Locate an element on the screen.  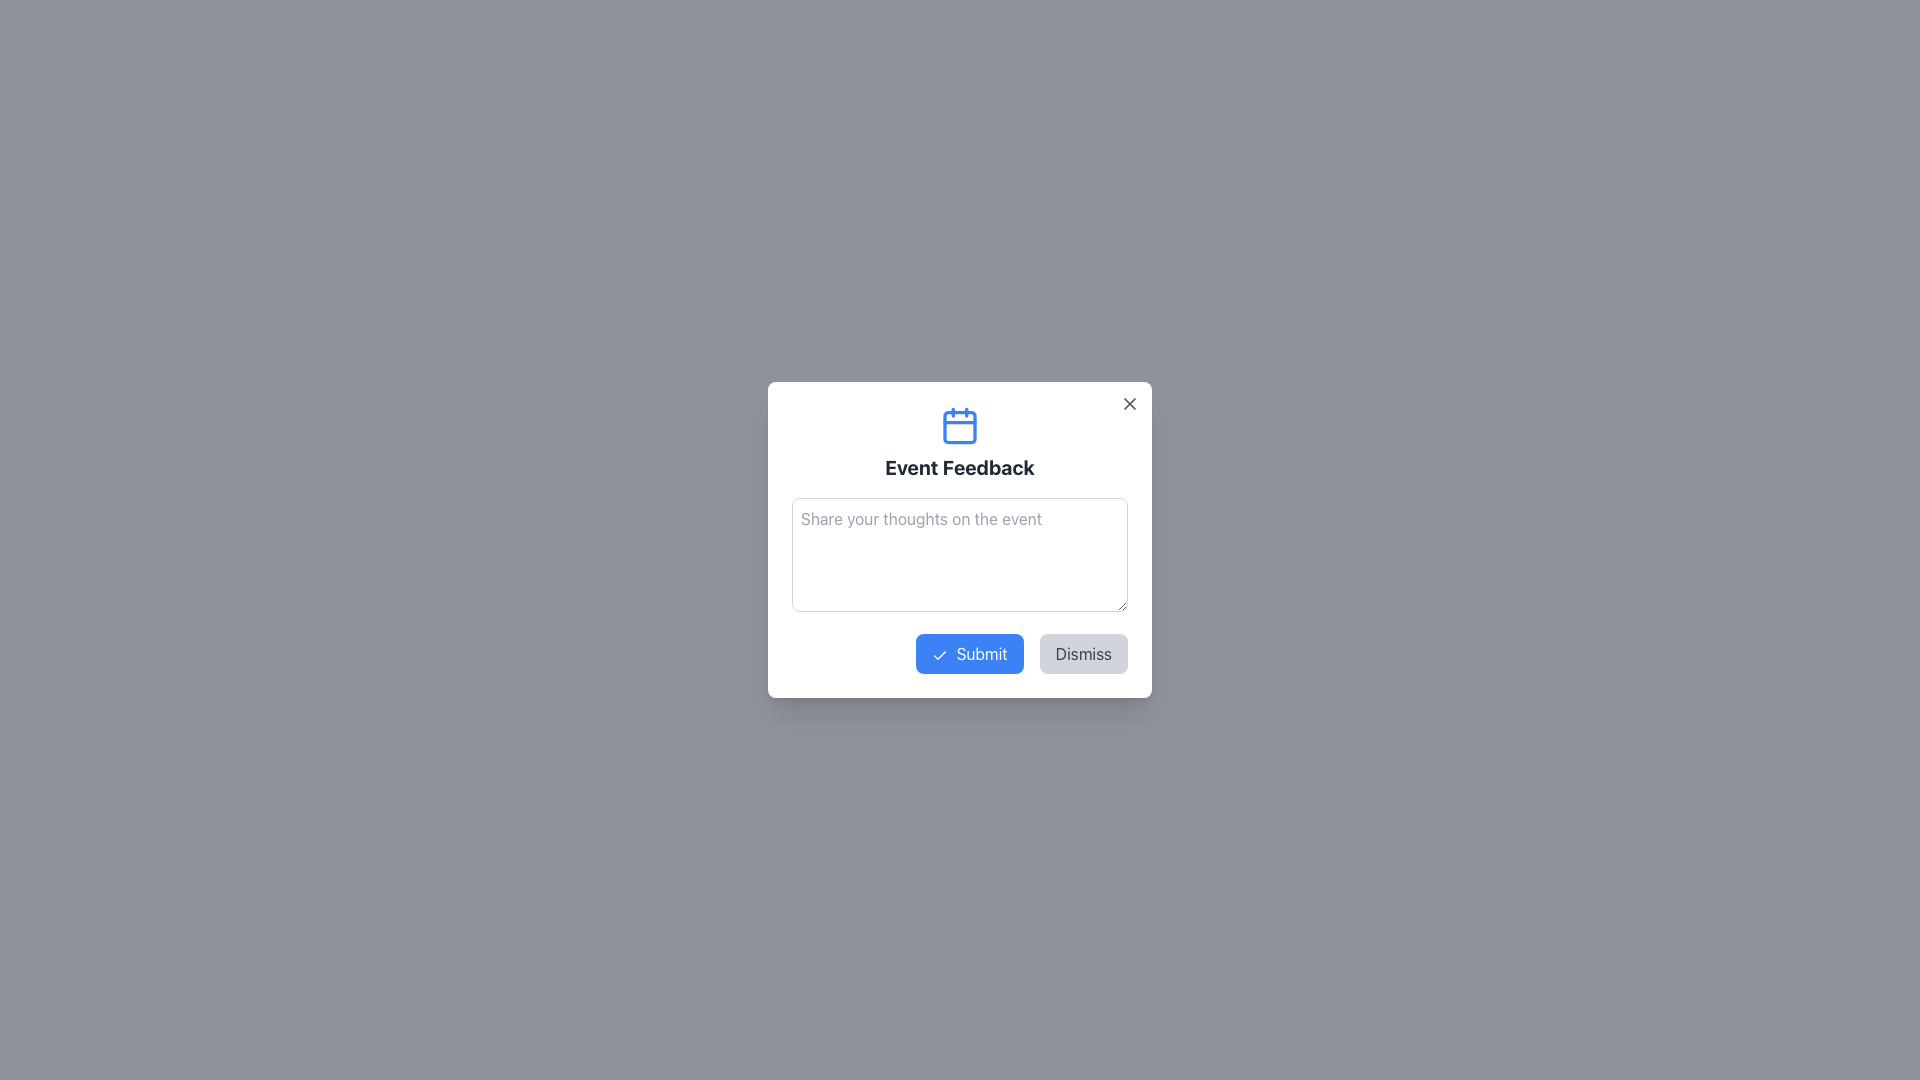
the small square button with an 'X' icon in dark gray color located at the top-right corner of the 'Event Feedback' modal is located at coordinates (1129, 404).